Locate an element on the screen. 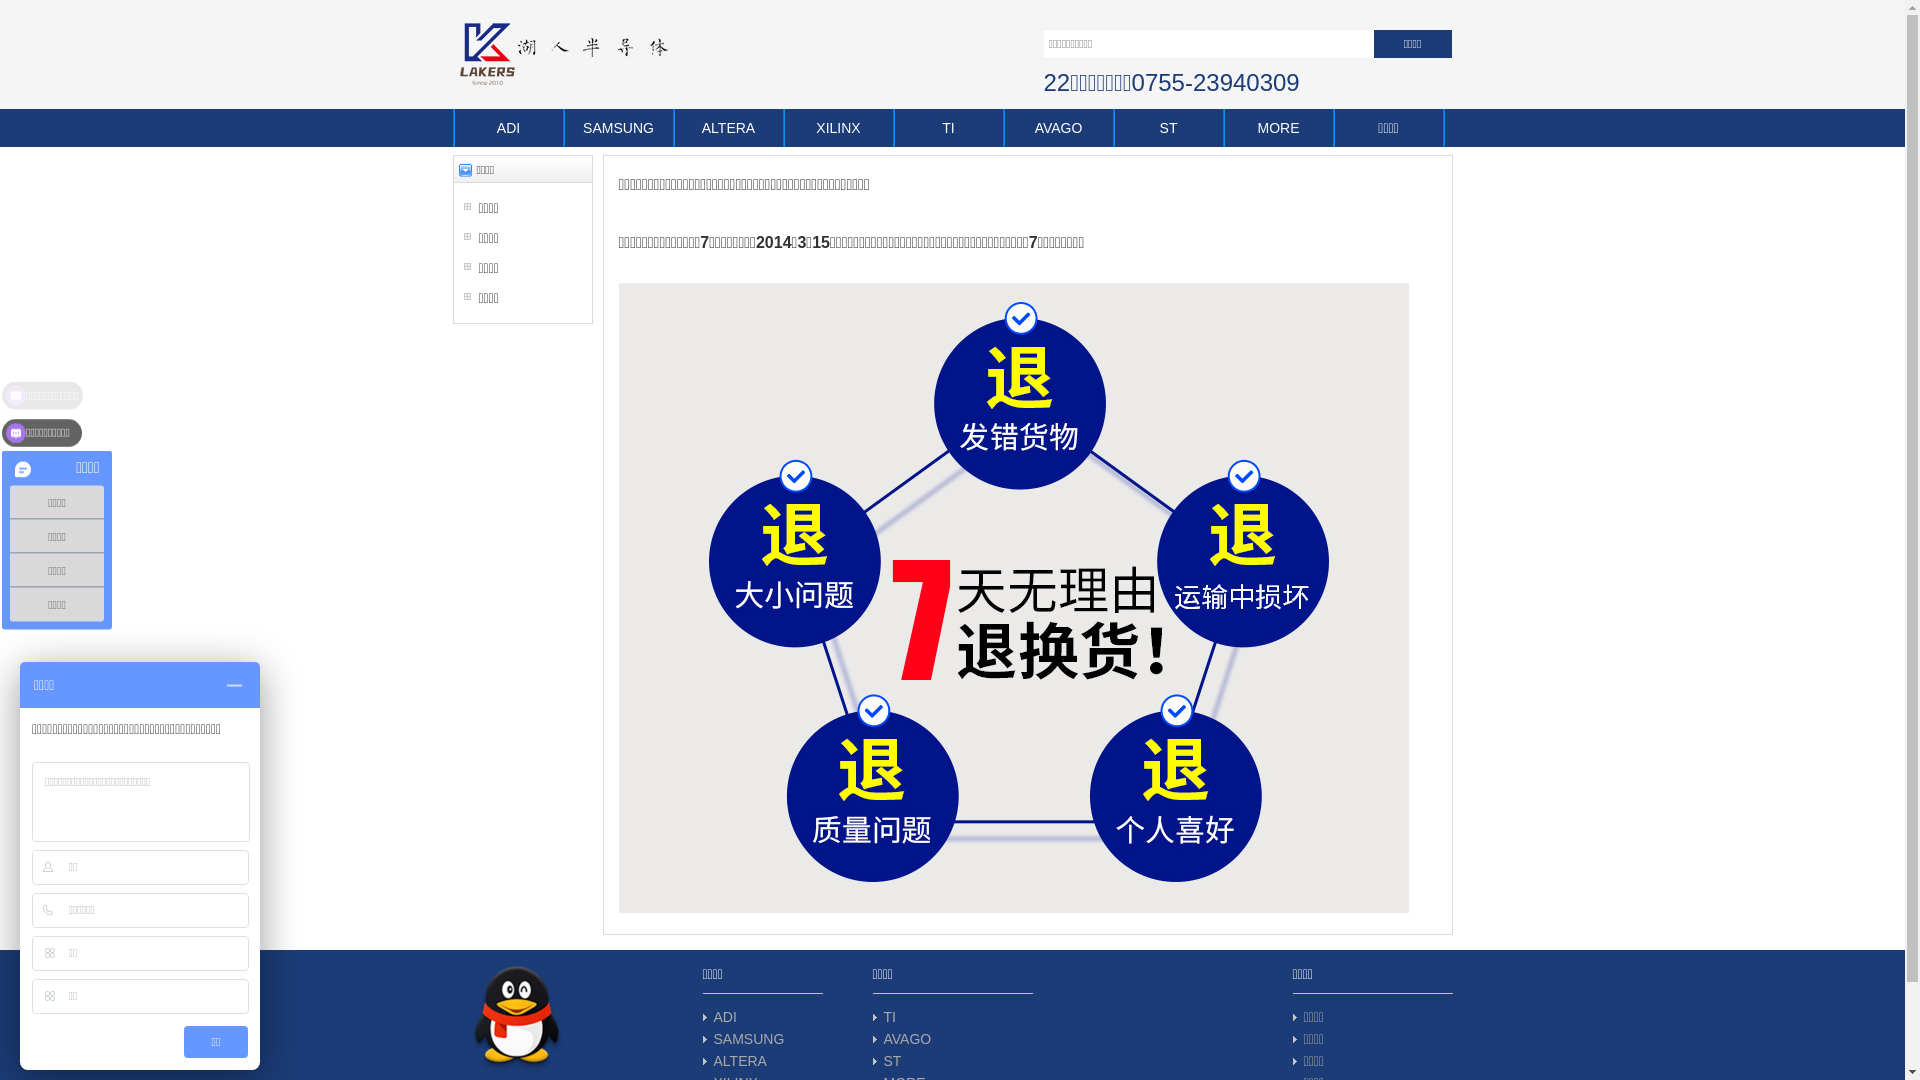  'ADI' is located at coordinates (724, 1017).